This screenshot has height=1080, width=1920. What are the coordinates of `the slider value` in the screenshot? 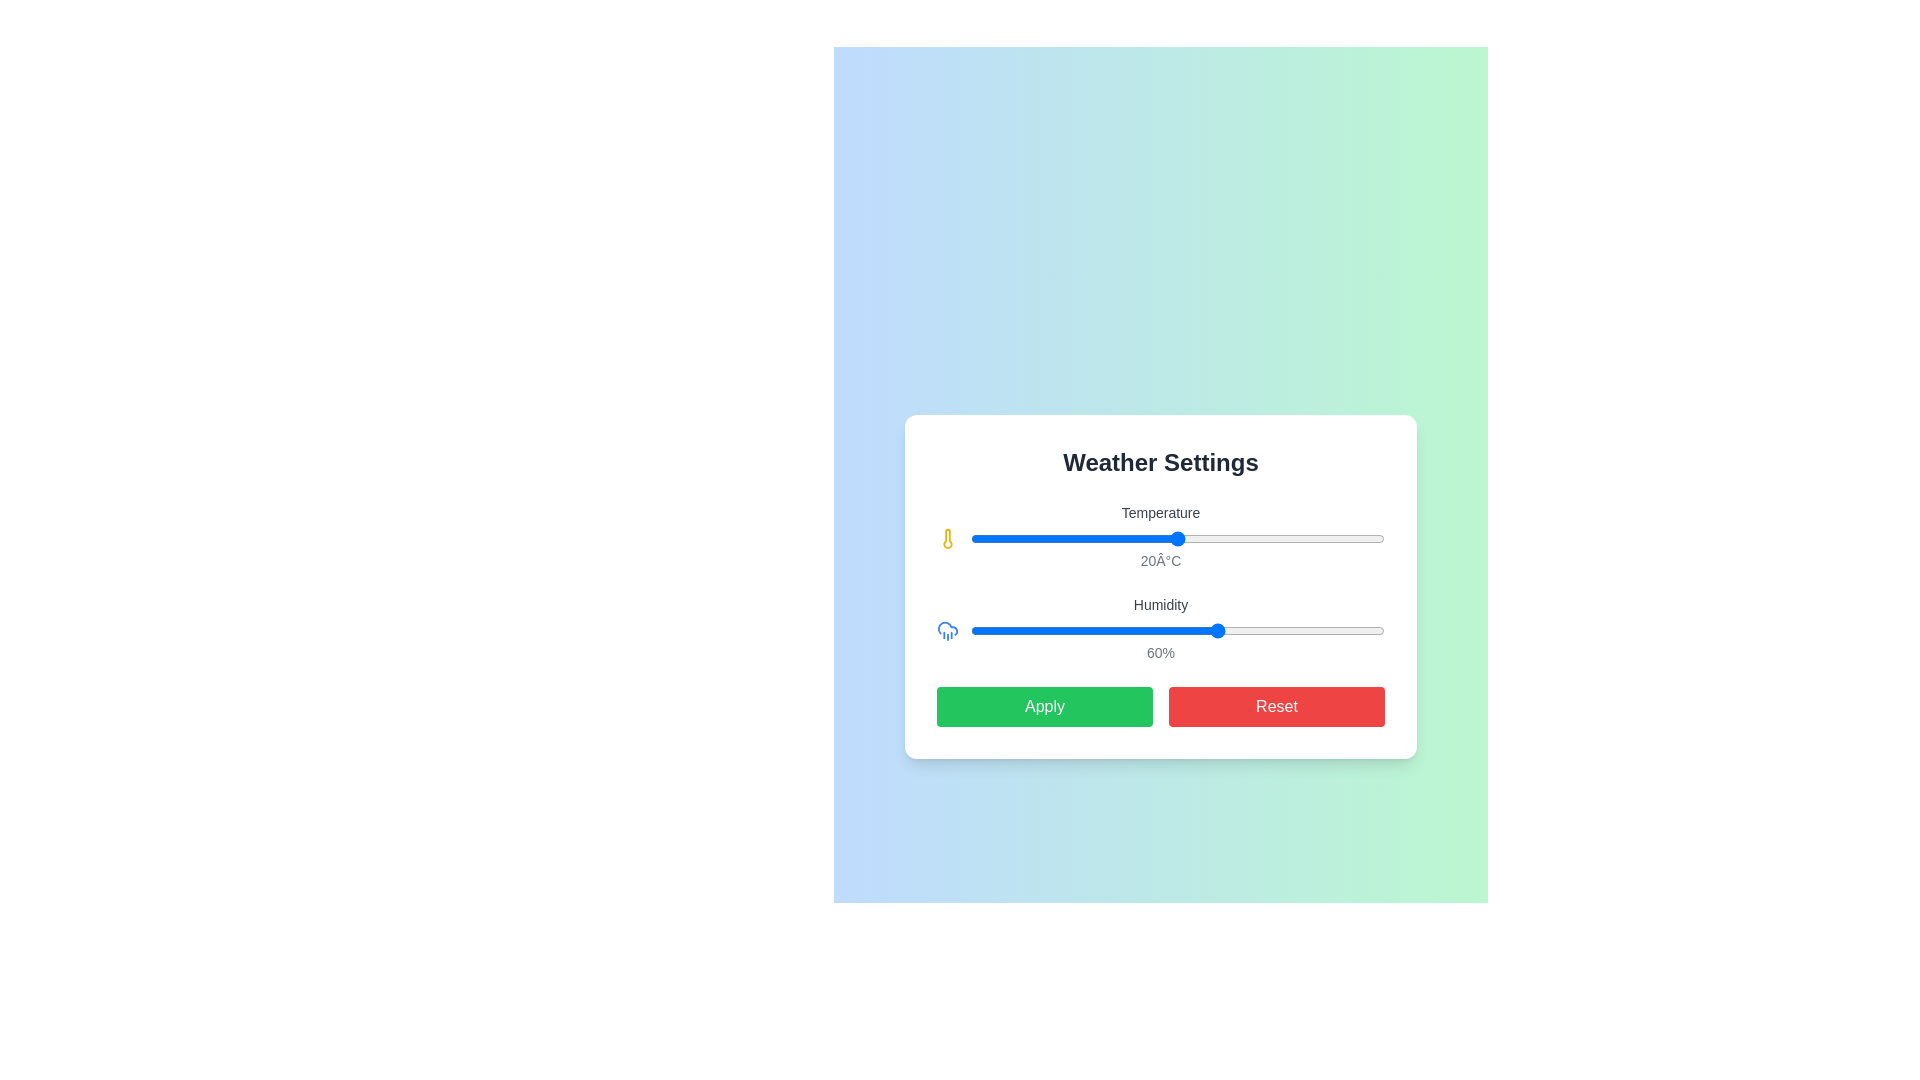 It's located at (1020, 631).